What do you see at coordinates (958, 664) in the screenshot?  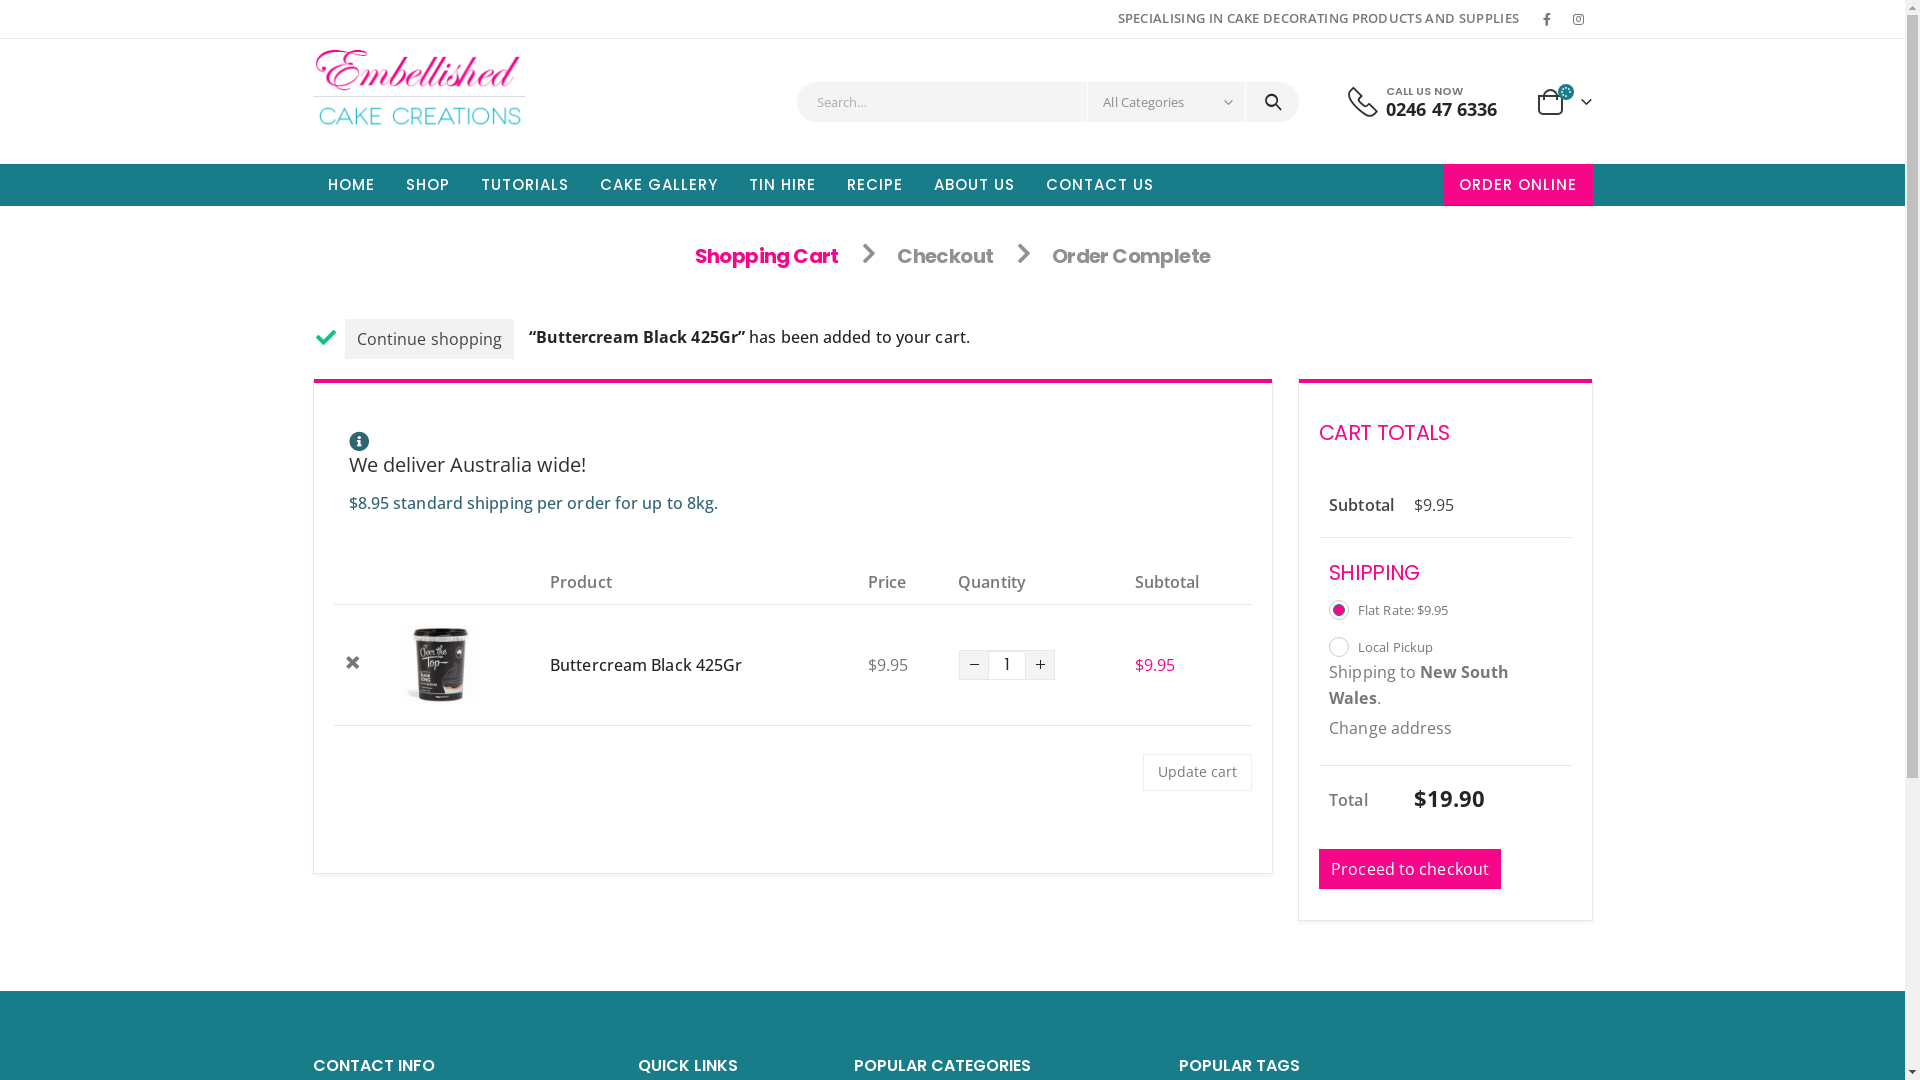 I see `'-'` at bounding box center [958, 664].